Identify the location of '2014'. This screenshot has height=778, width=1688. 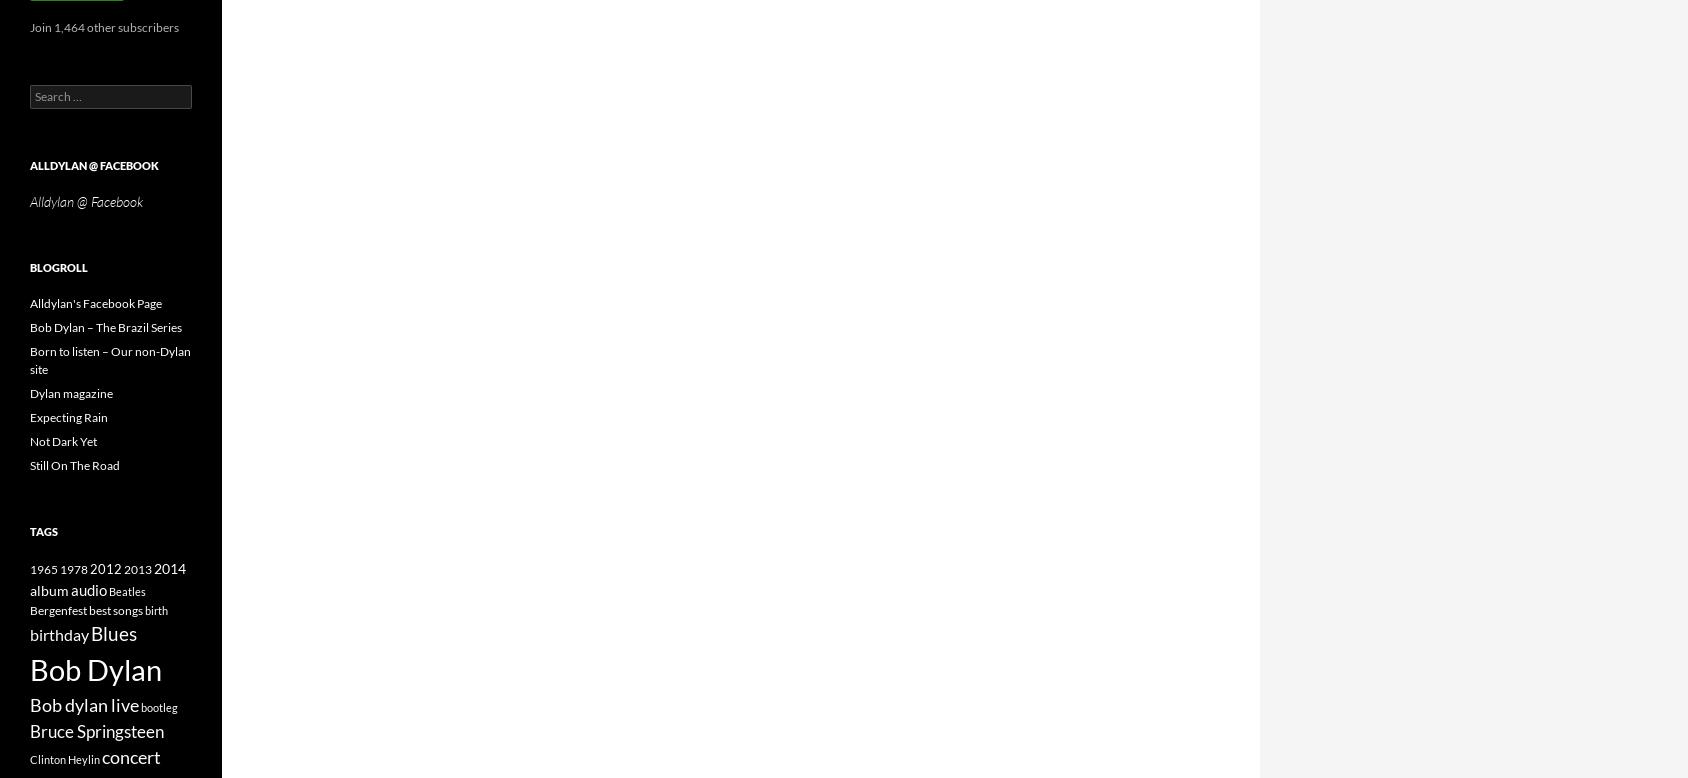
(169, 568).